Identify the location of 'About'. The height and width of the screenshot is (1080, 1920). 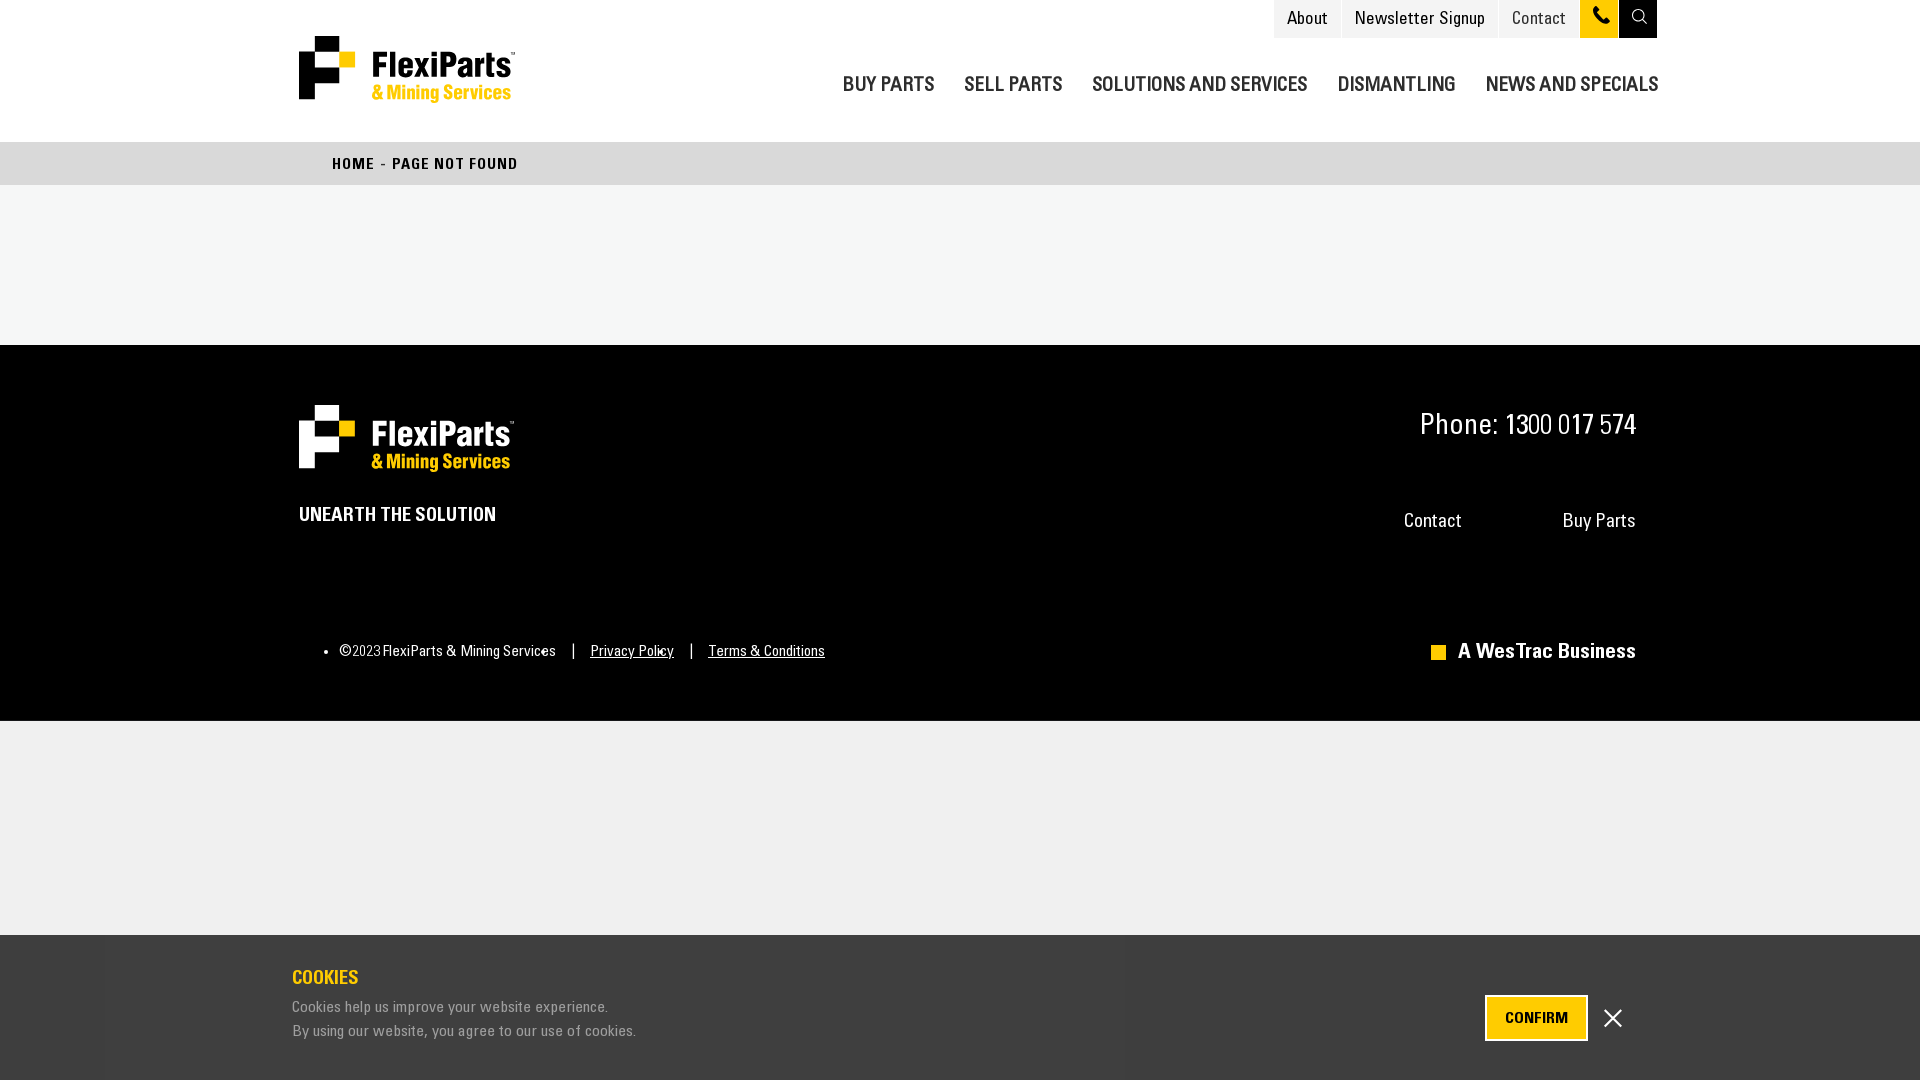
(1307, 18).